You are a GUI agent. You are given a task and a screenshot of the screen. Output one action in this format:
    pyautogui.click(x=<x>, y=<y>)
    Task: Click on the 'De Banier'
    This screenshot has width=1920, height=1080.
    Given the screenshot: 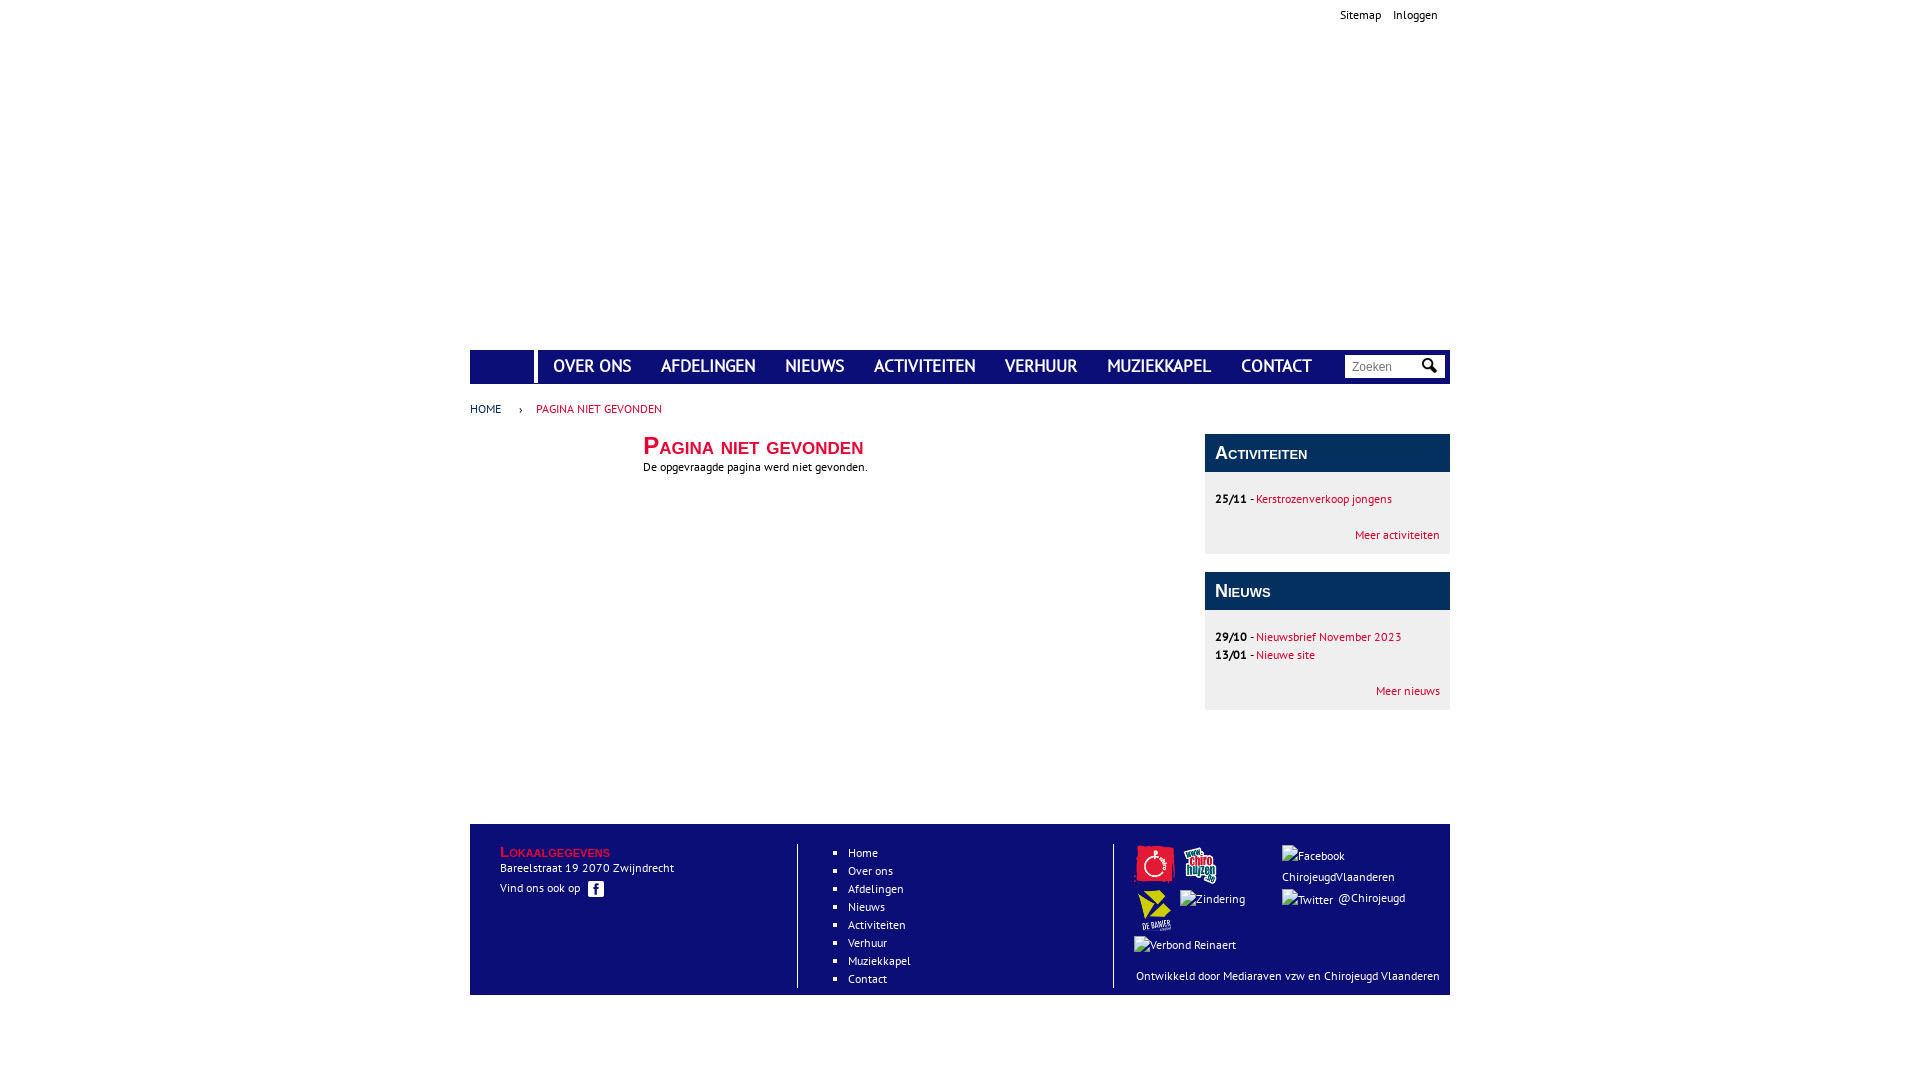 What is the action you would take?
    pyautogui.click(x=1156, y=926)
    